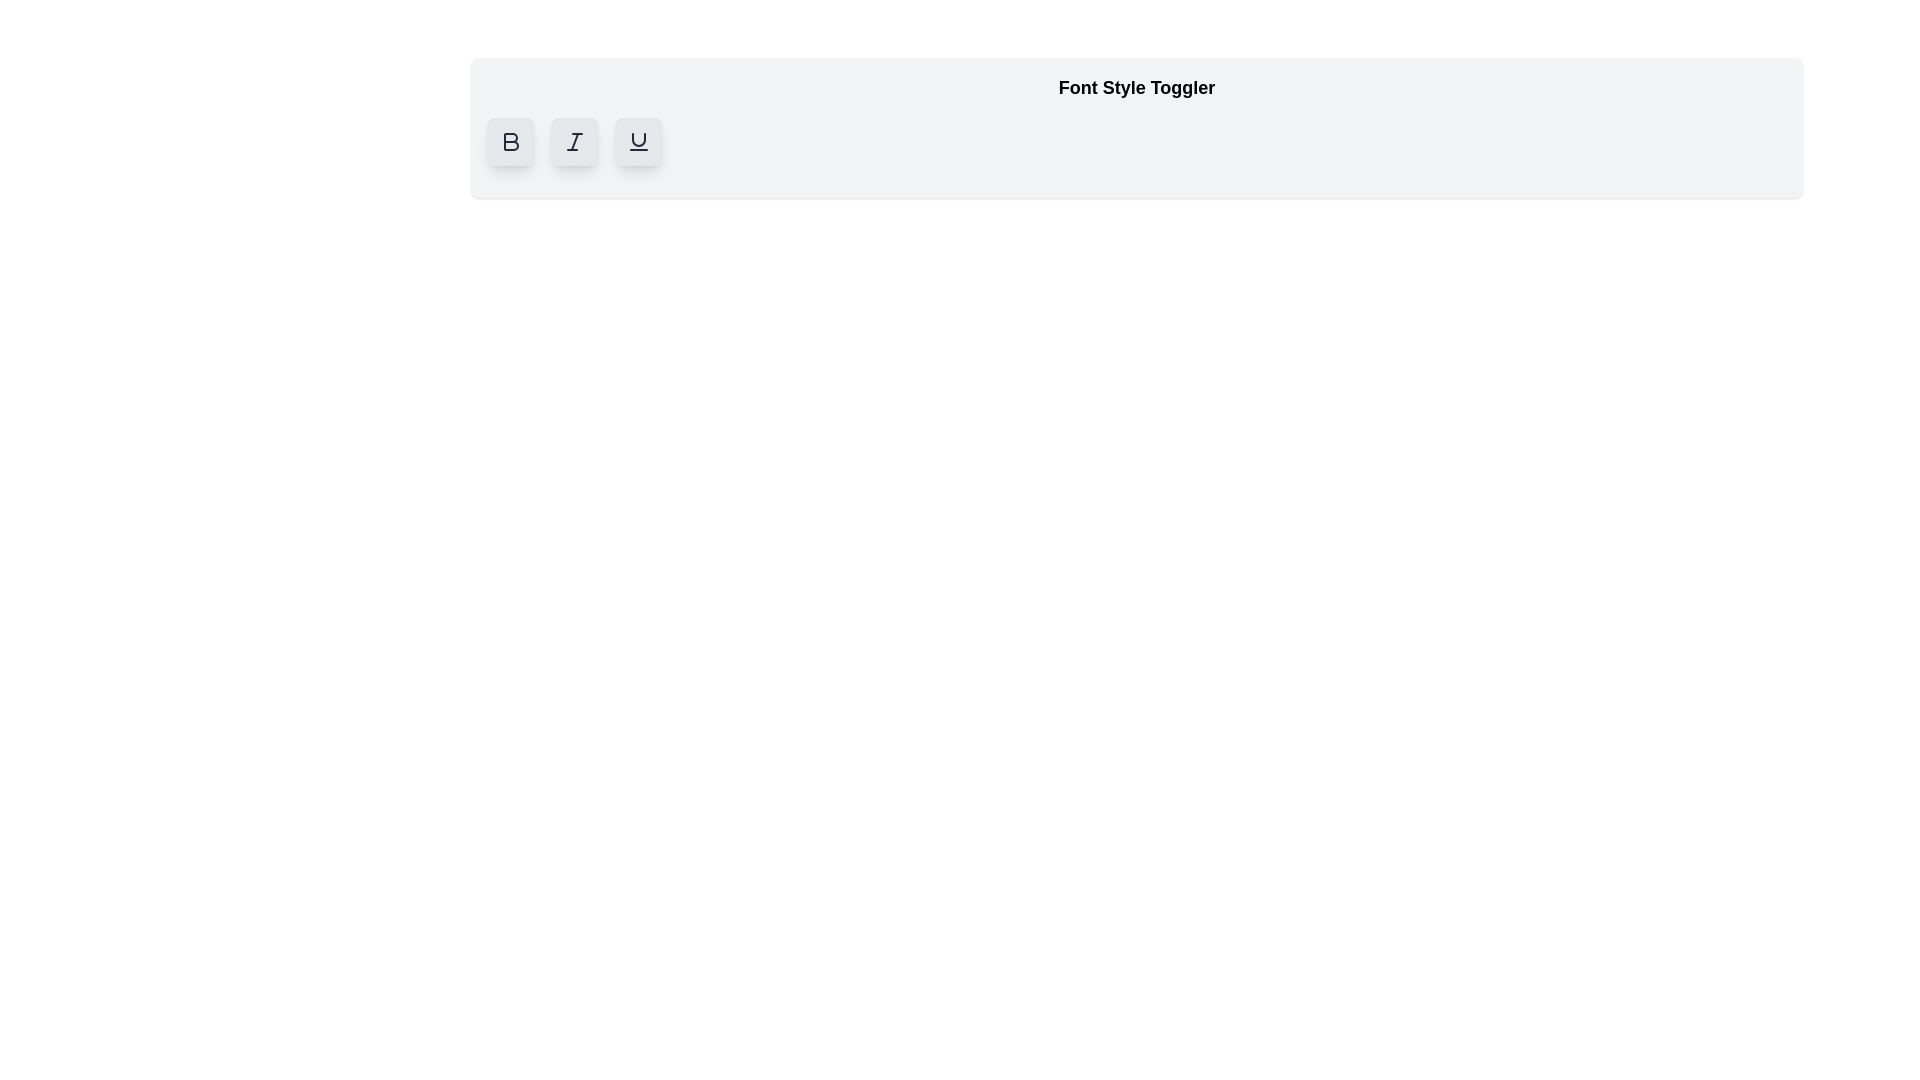  Describe the element at coordinates (637, 141) in the screenshot. I see `the third button in the horizontal group of text style toggle buttons` at that location.